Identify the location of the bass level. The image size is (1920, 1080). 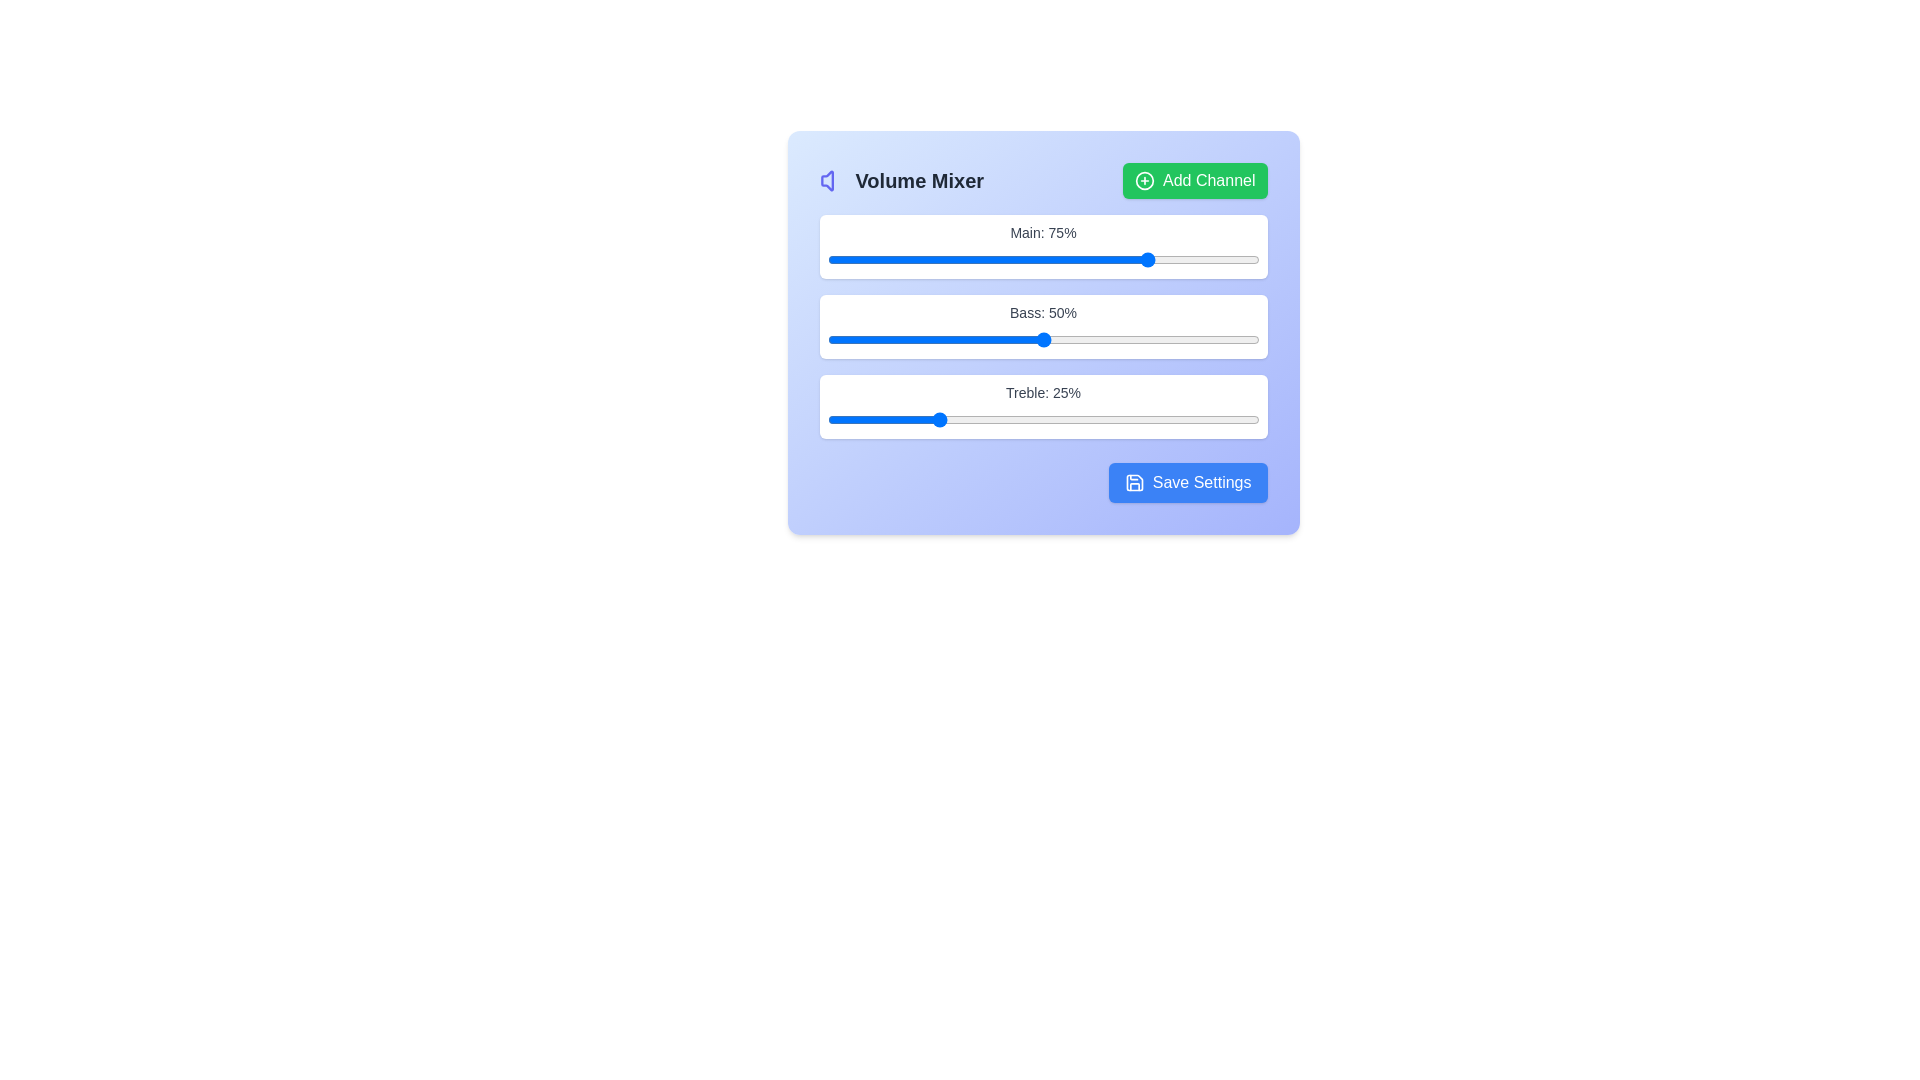
(925, 338).